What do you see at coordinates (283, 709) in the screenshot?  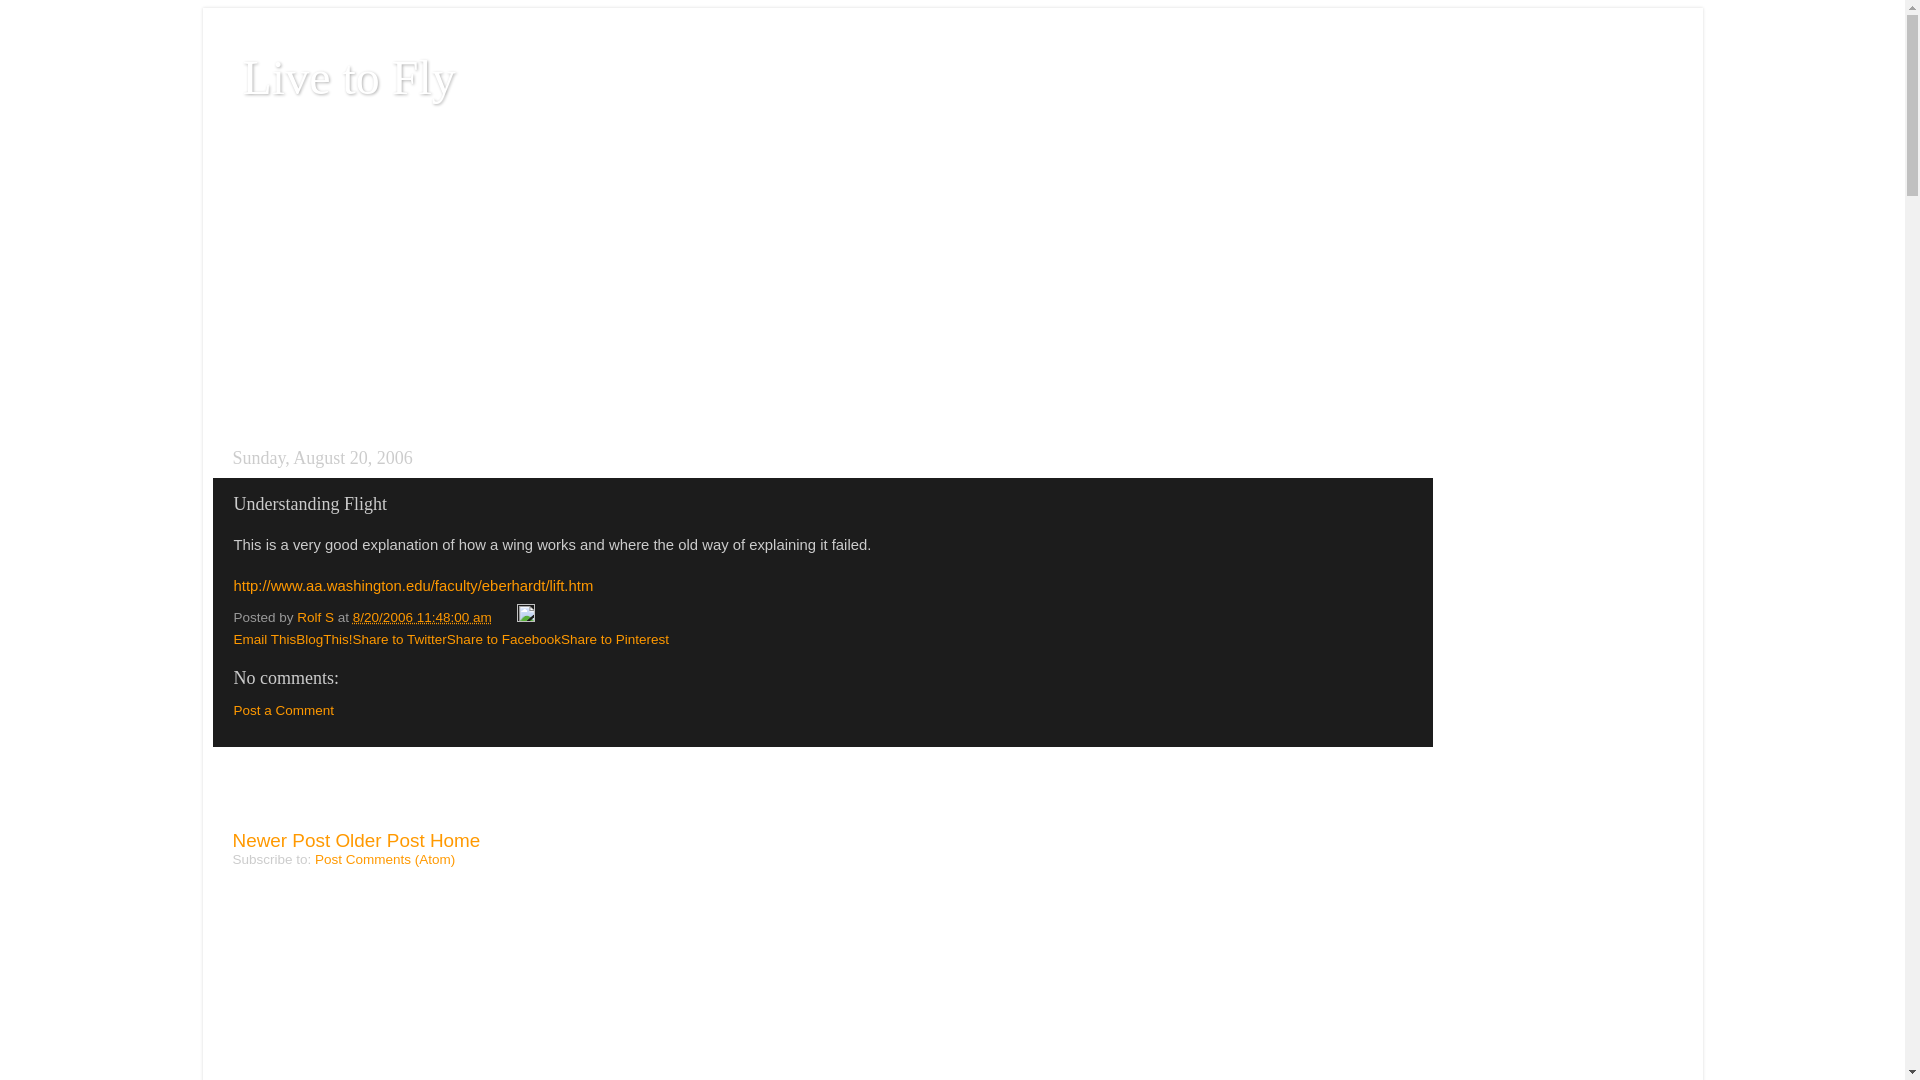 I see `'Post a Comment'` at bounding box center [283, 709].